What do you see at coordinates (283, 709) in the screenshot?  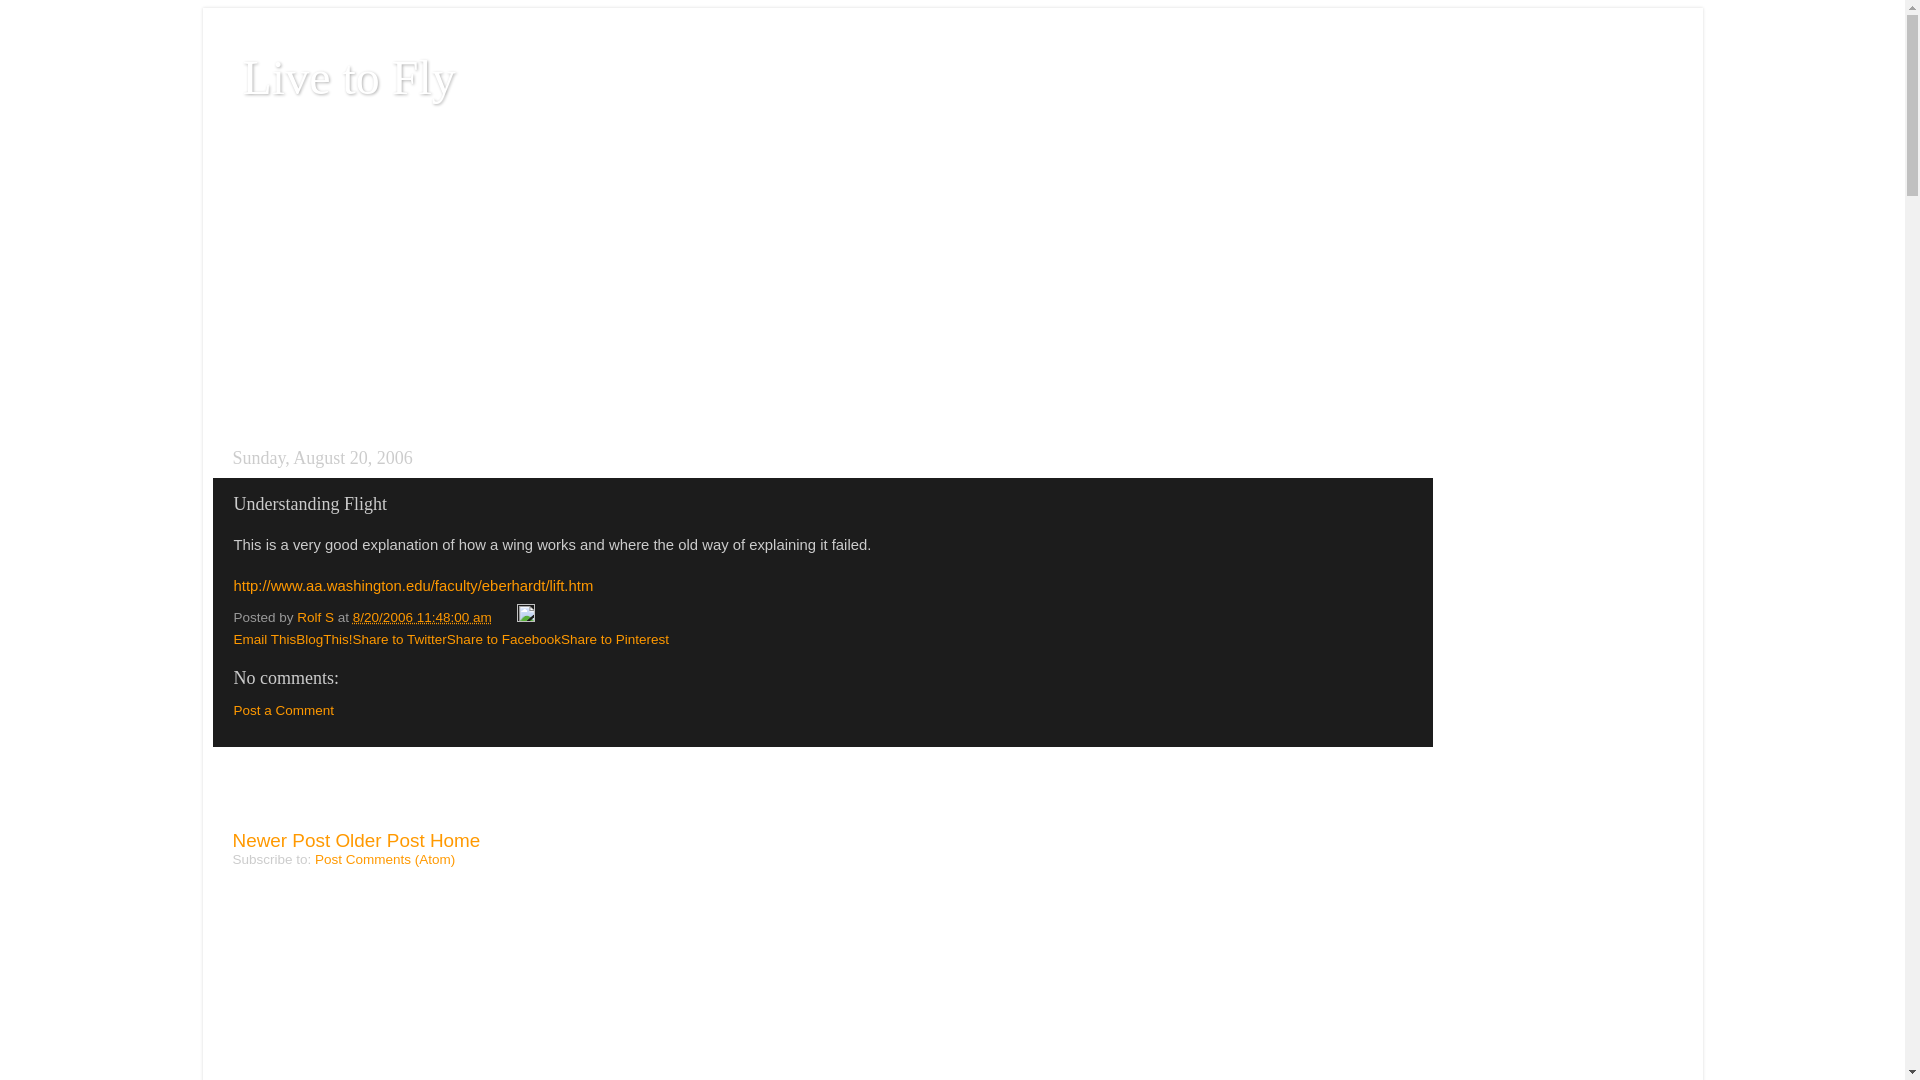 I see `'Post a Comment'` at bounding box center [283, 709].